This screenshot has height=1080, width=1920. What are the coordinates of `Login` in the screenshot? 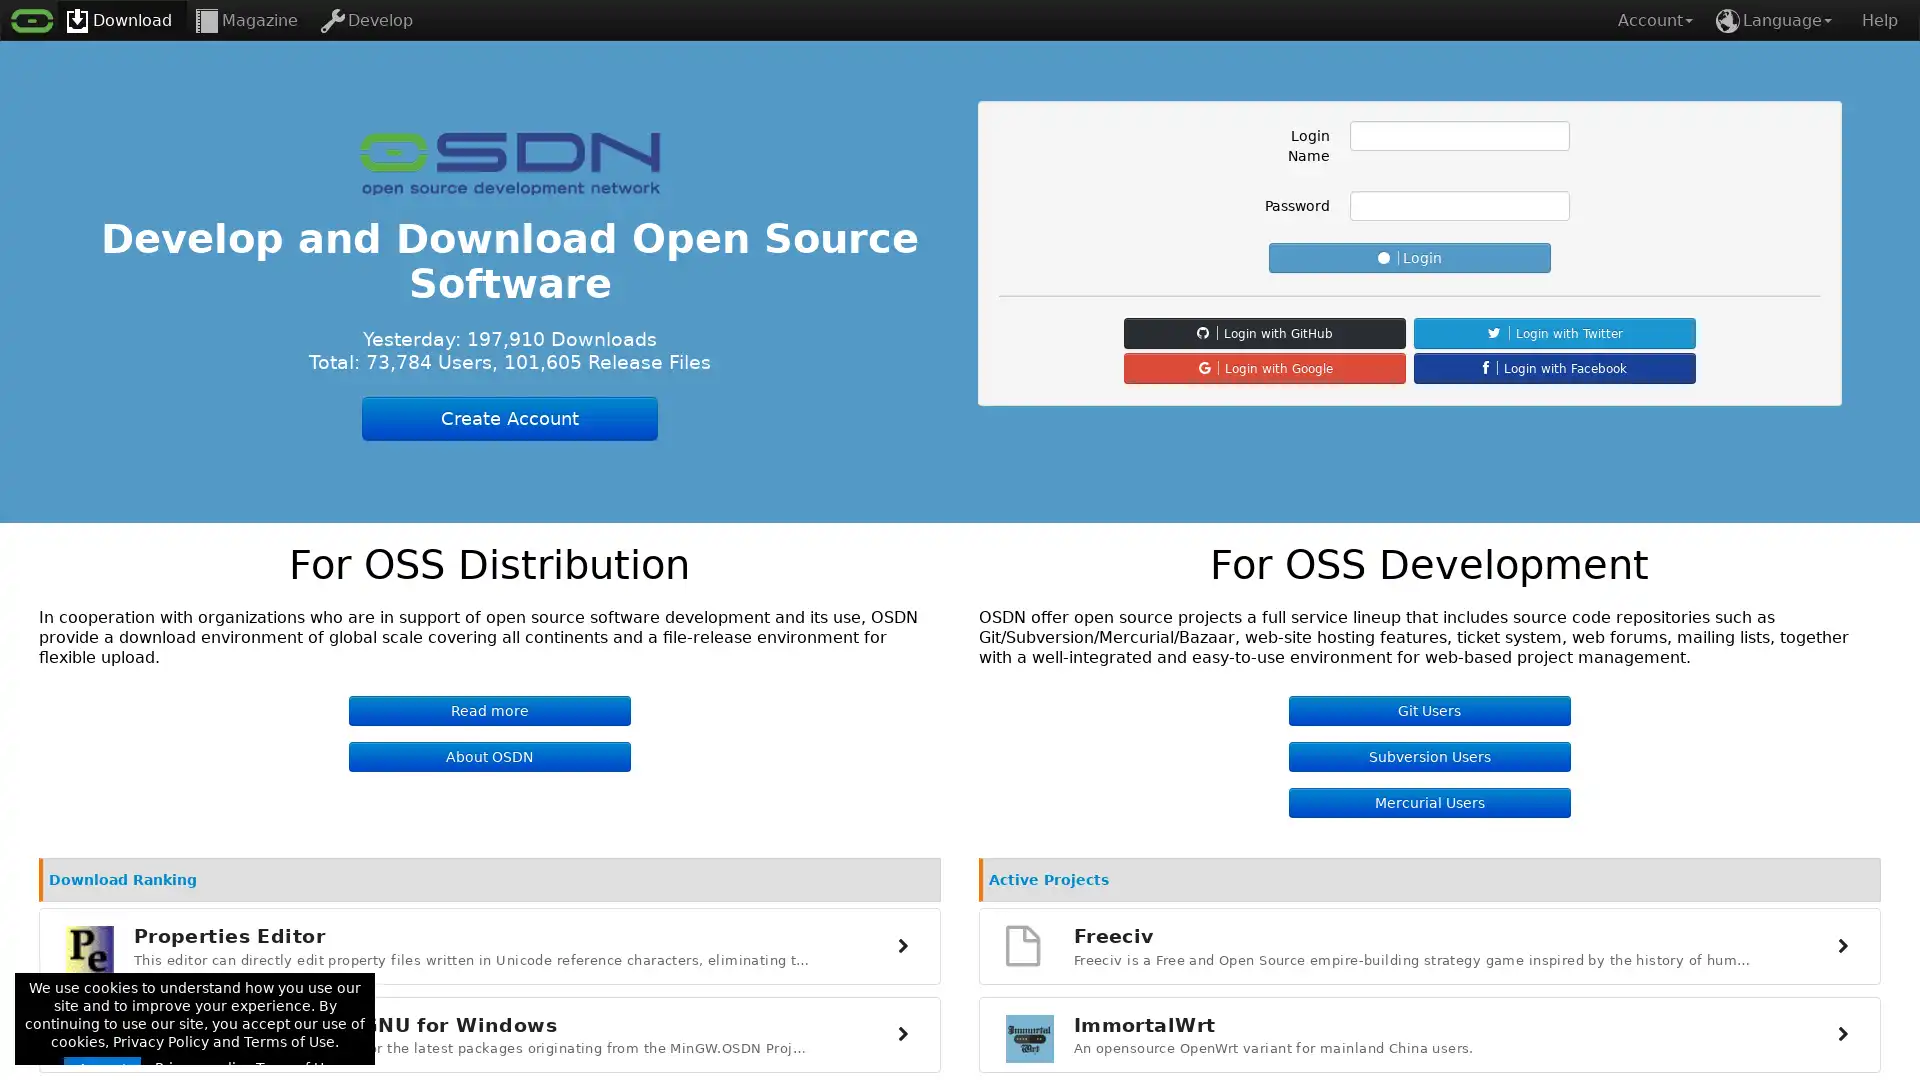 It's located at (1409, 257).